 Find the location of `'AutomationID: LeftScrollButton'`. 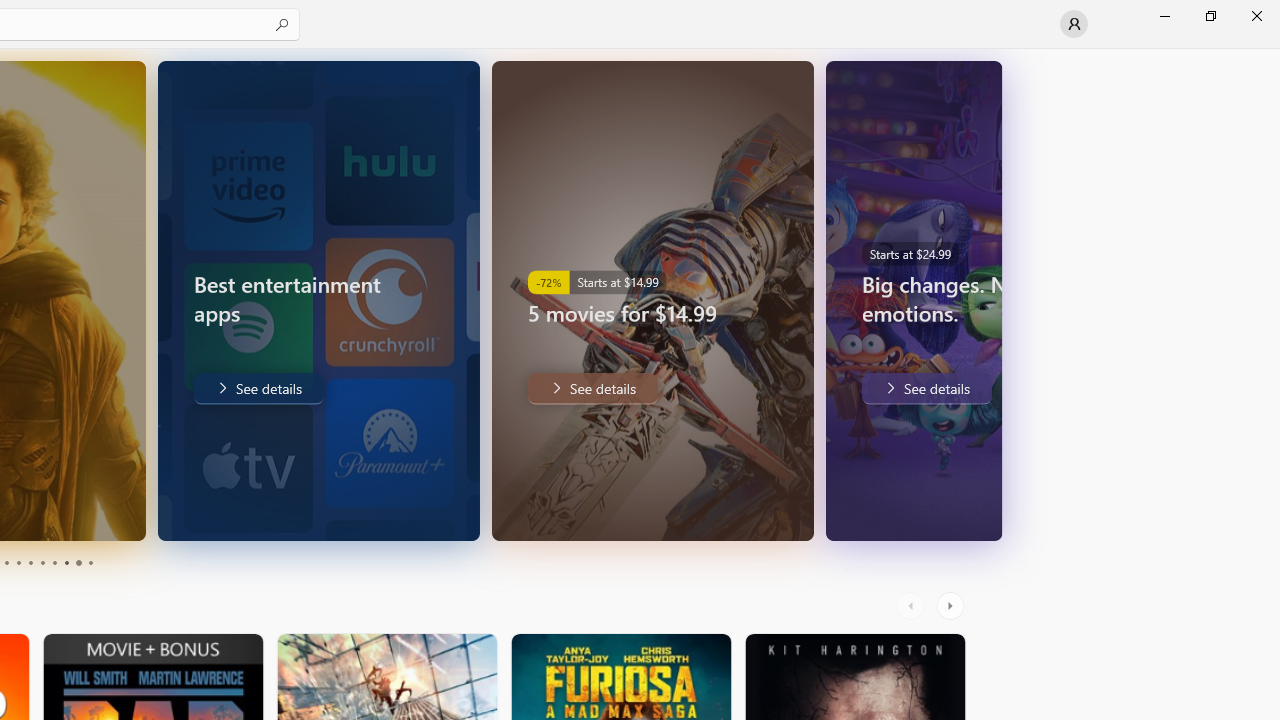

'AutomationID: LeftScrollButton' is located at coordinates (912, 605).